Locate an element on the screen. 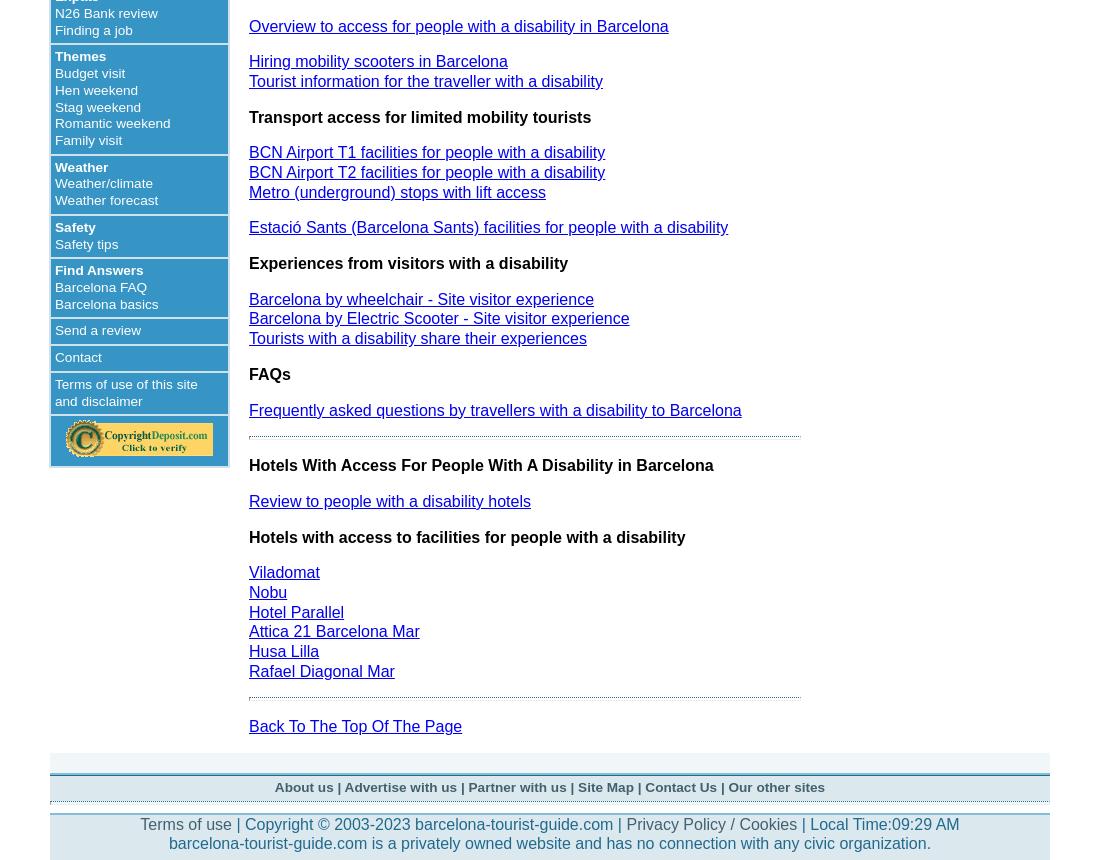 The image size is (1100, 860). 'Terms of use' is located at coordinates (184, 822).